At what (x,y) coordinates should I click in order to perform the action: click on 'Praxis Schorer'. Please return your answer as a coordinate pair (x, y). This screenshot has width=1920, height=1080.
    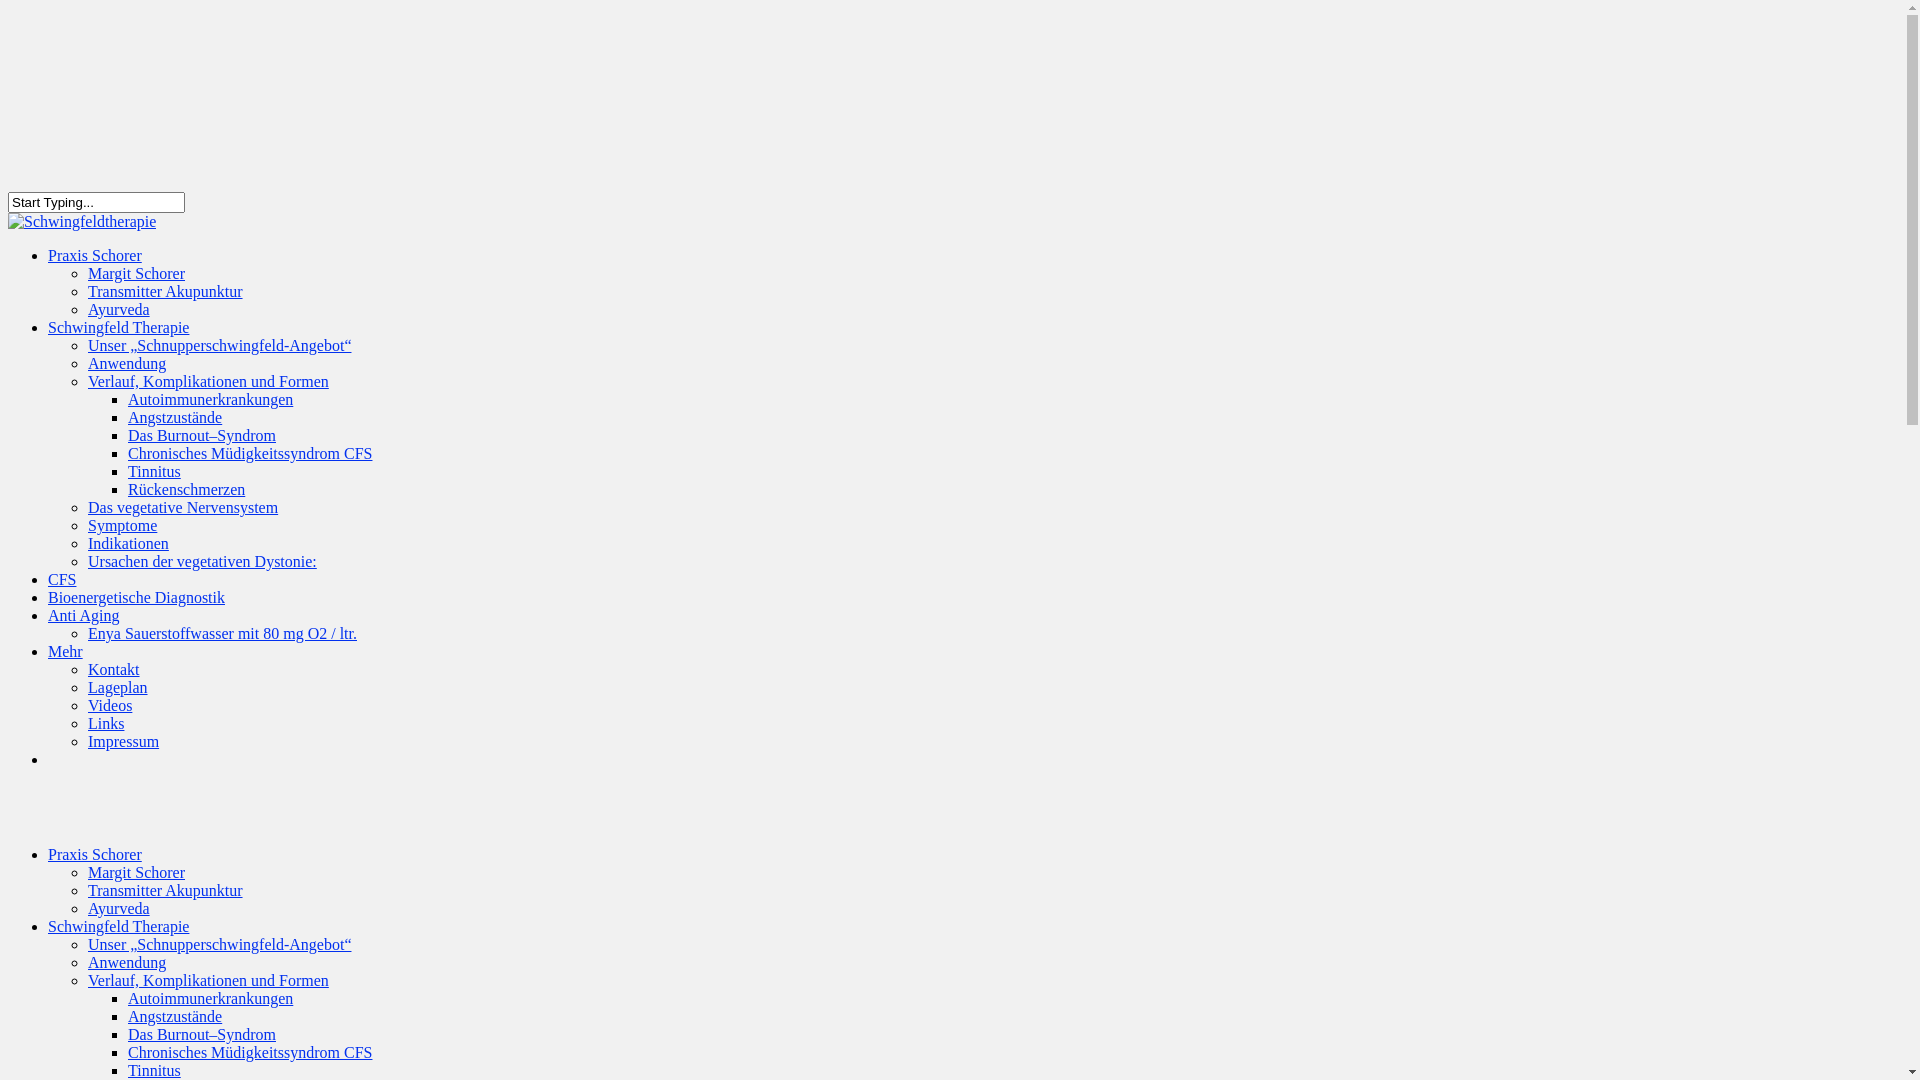
    Looking at the image, I should click on (94, 854).